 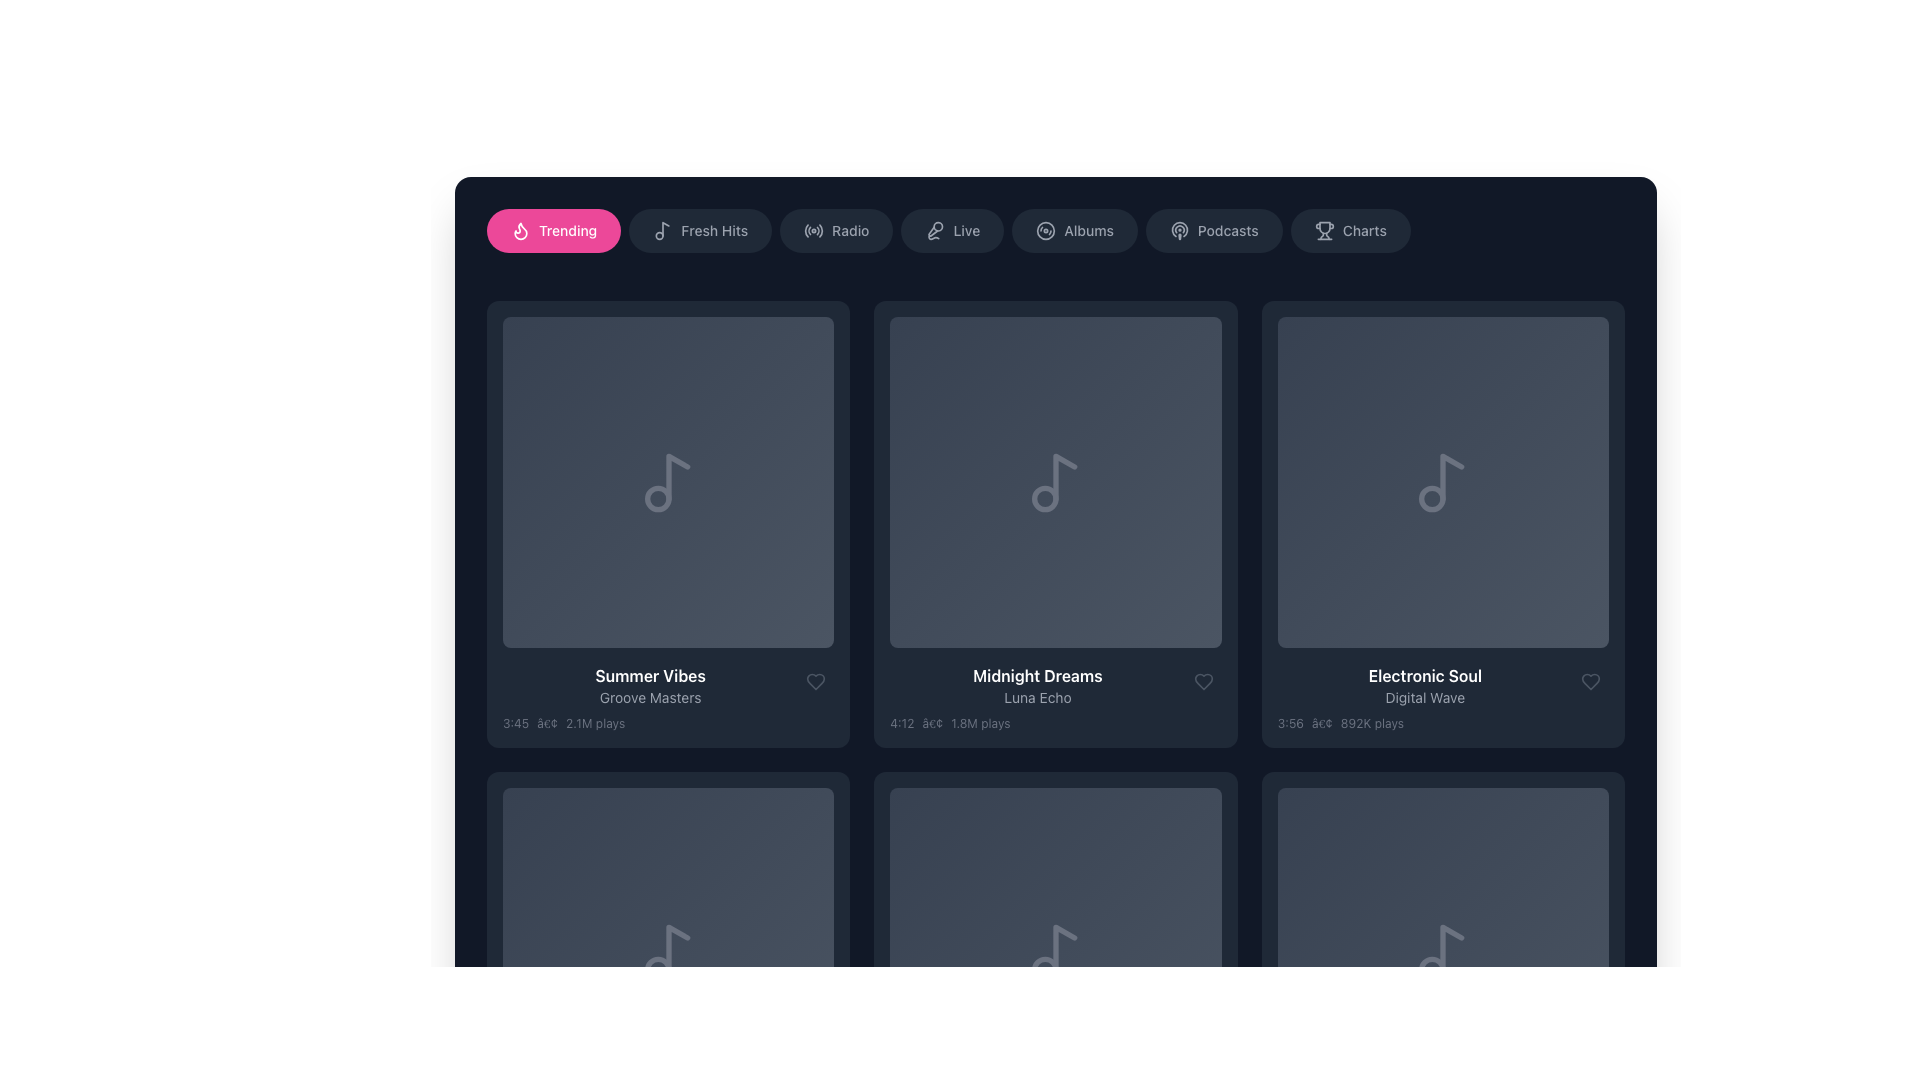 What do you see at coordinates (1179, 230) in the screenshot?
I see `the circular podcast icon with concentric circles located immediately to the left of the 'Podcasts' text in the navigation bar` at bounding box center [1179, 230].